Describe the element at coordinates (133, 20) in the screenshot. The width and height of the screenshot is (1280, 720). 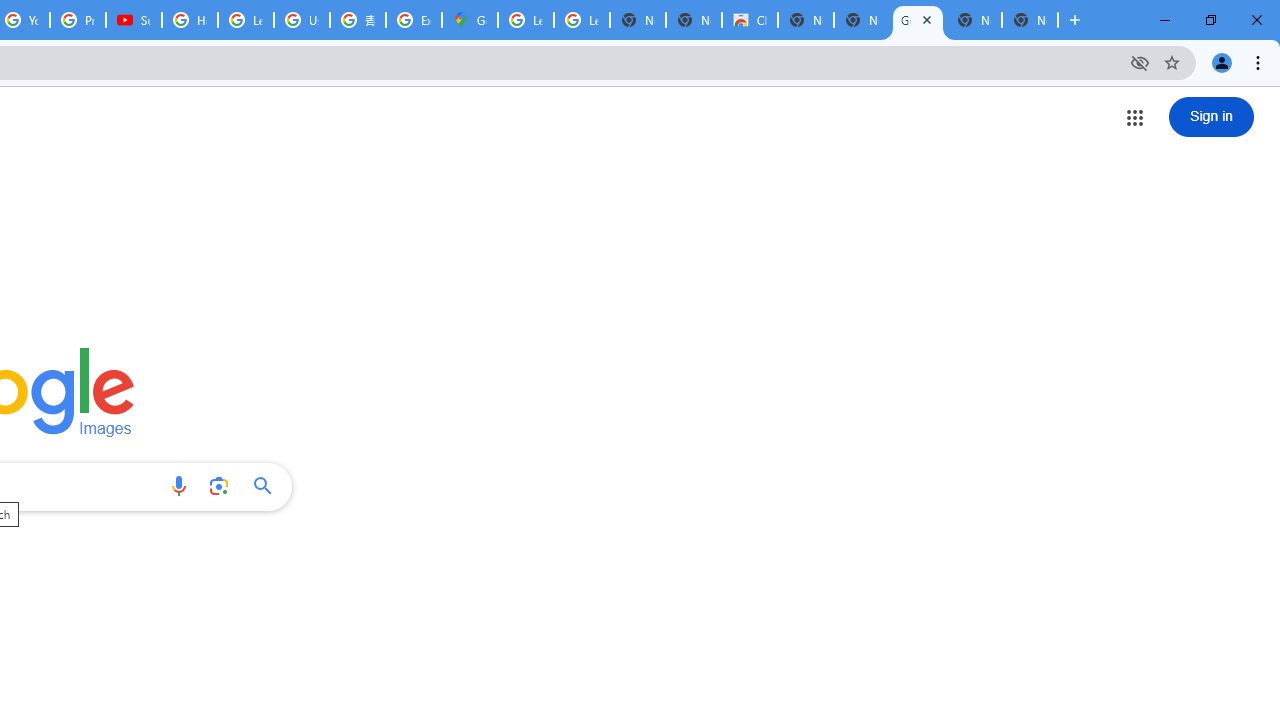
I see `'Subscriptions - YouTube'` at that location.